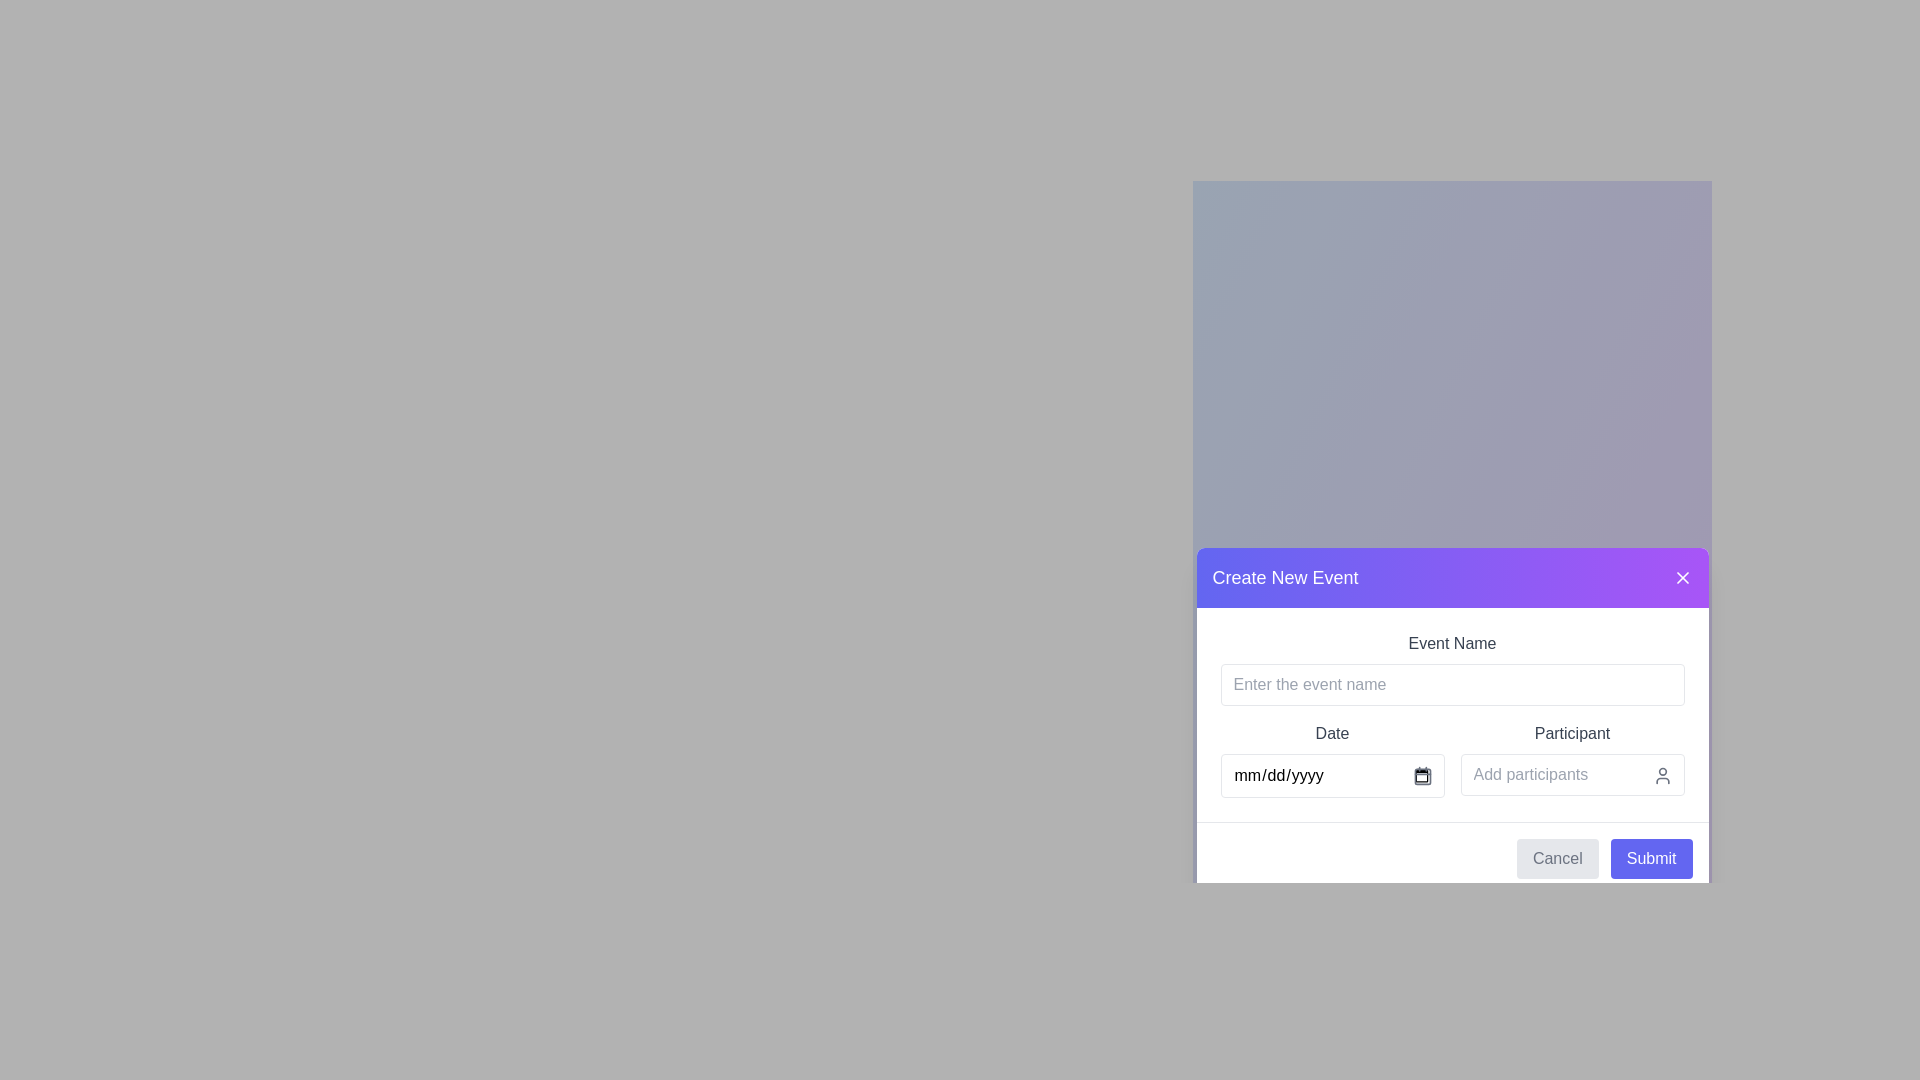 The image size is (1920, 1080). What do you see at coordinates (1662, 774) in the screenshot?
I see `the user icon located in the top-right corner of the 'Add participants' input field, which is styled to resemble a person's head and shoulders and is gray in color` at bounding box center [1662, 774].